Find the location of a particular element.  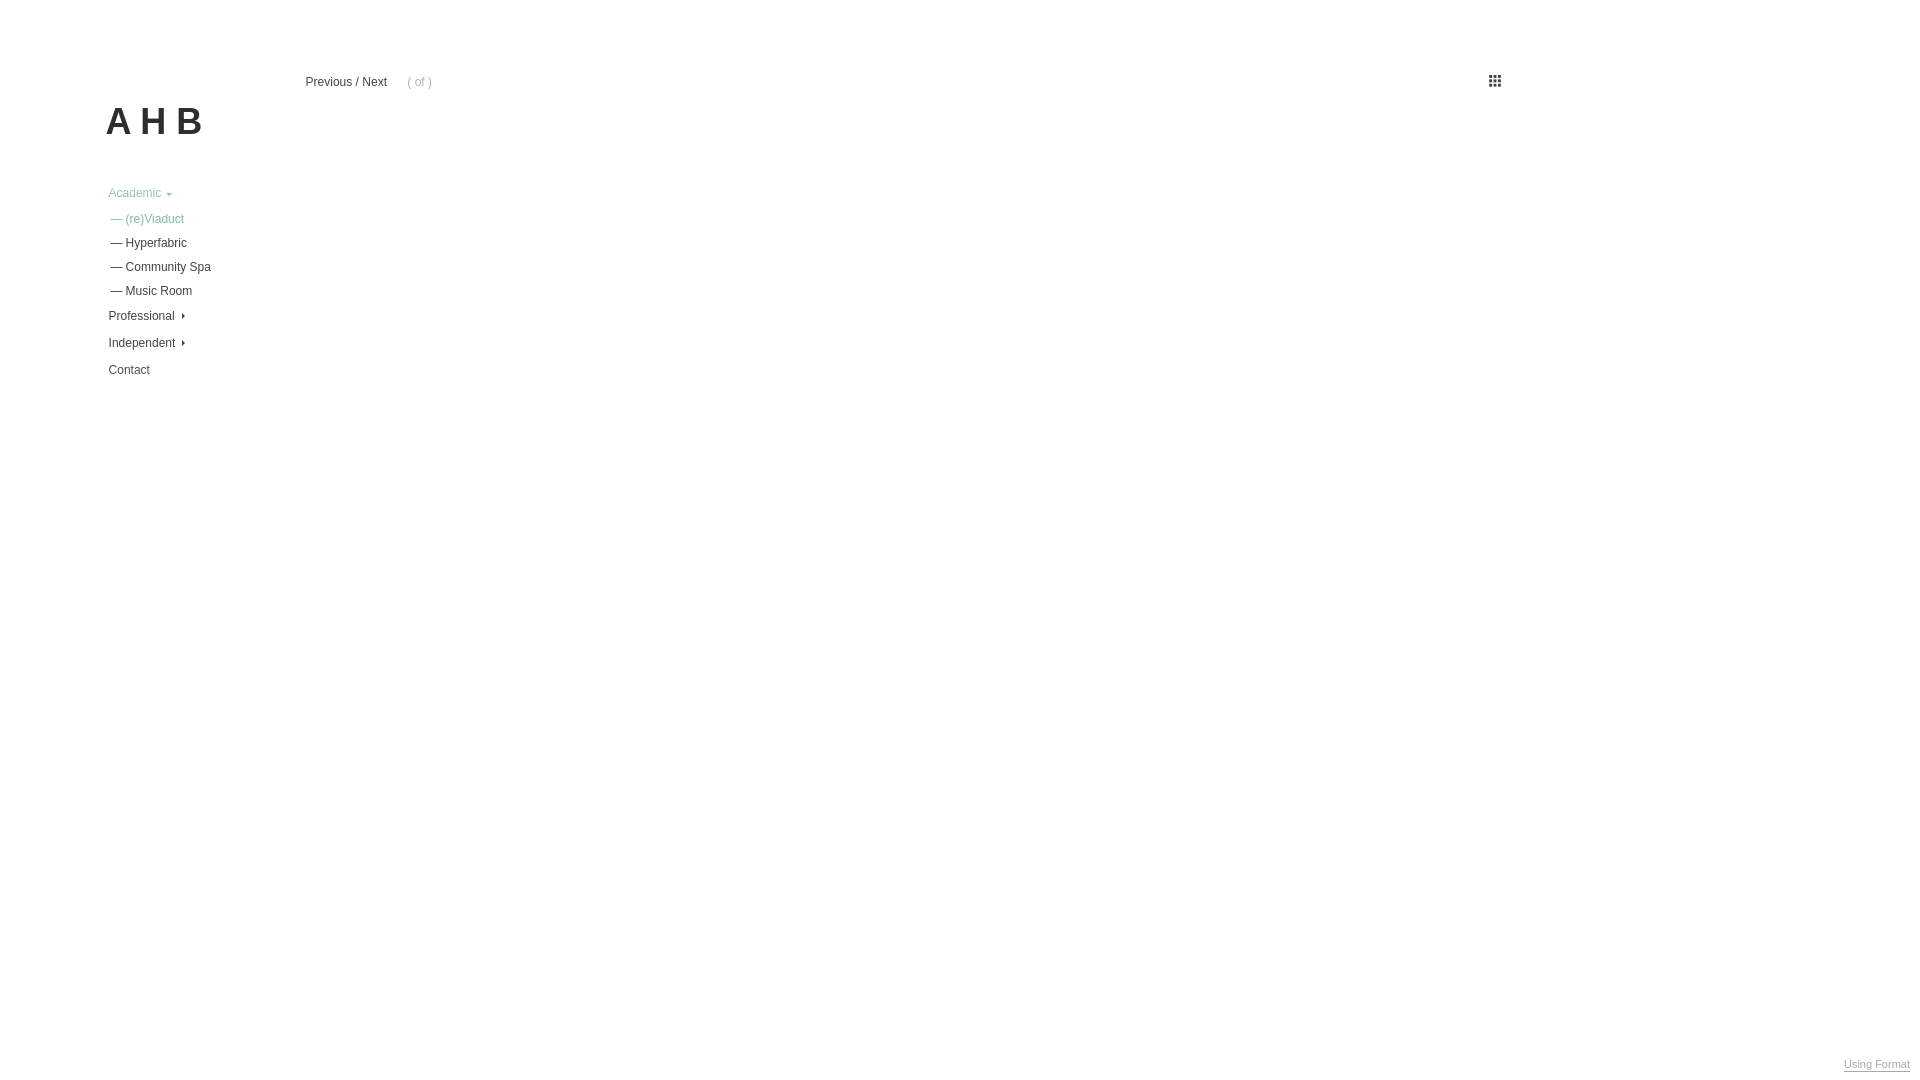

'Next' is located at coordinates (374, 80).